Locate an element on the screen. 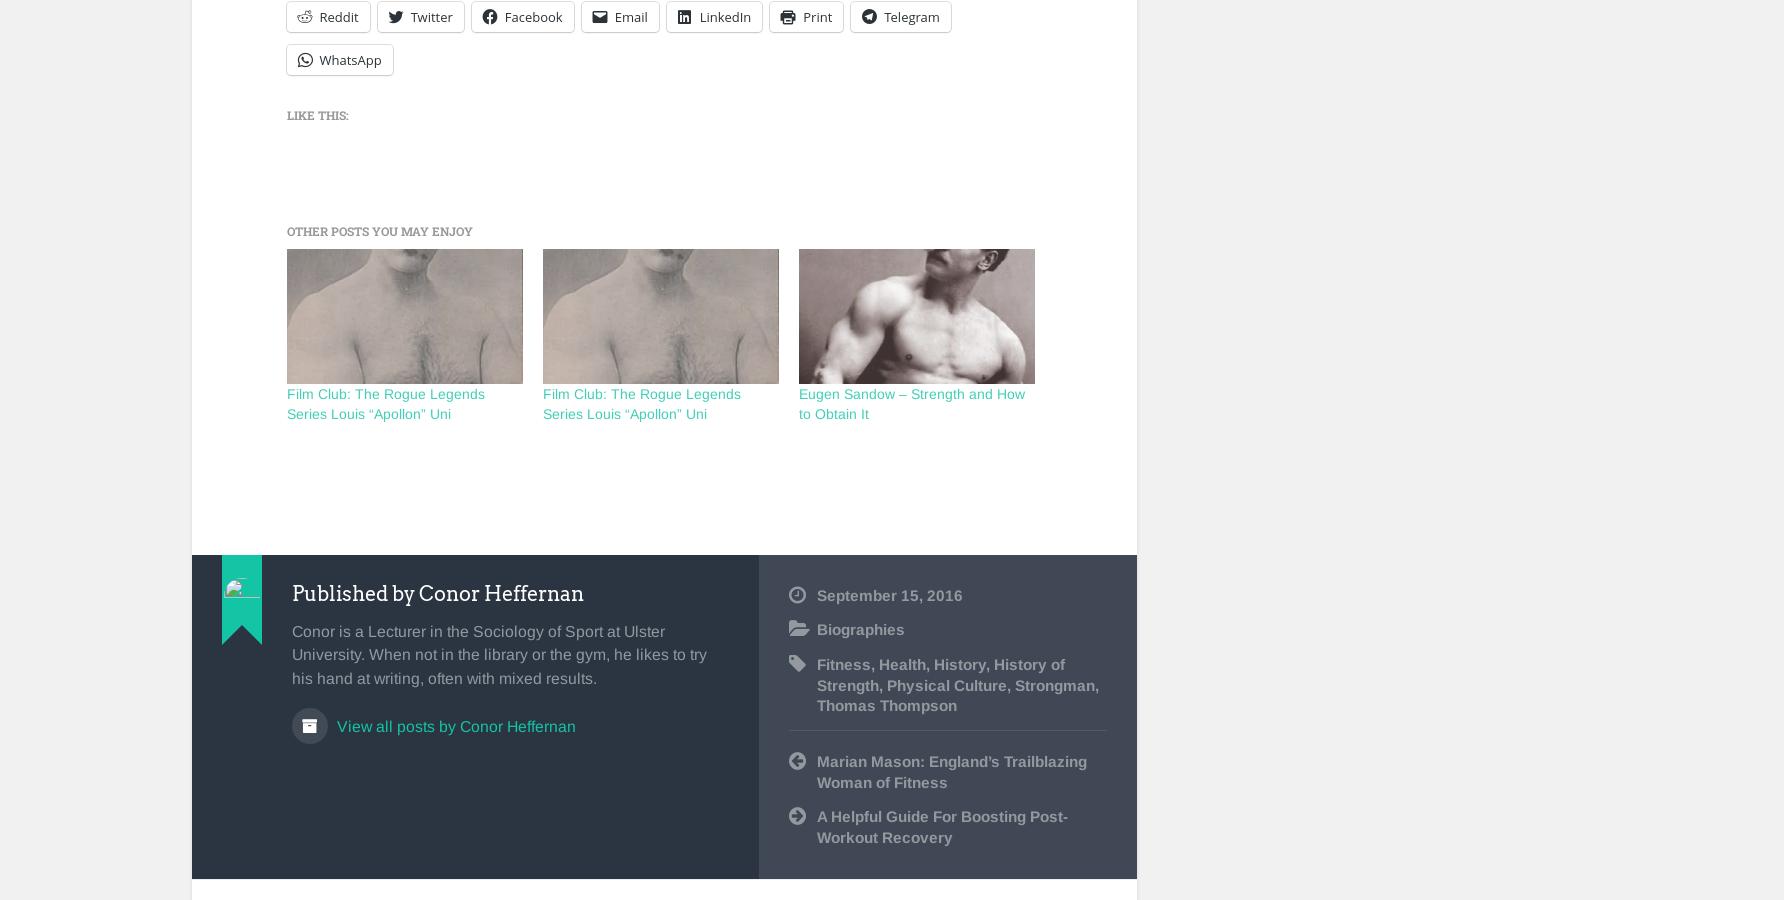 The width and height of the screenshot is (1784, 900). 'Reddit' is located at coordinates (337, 15).